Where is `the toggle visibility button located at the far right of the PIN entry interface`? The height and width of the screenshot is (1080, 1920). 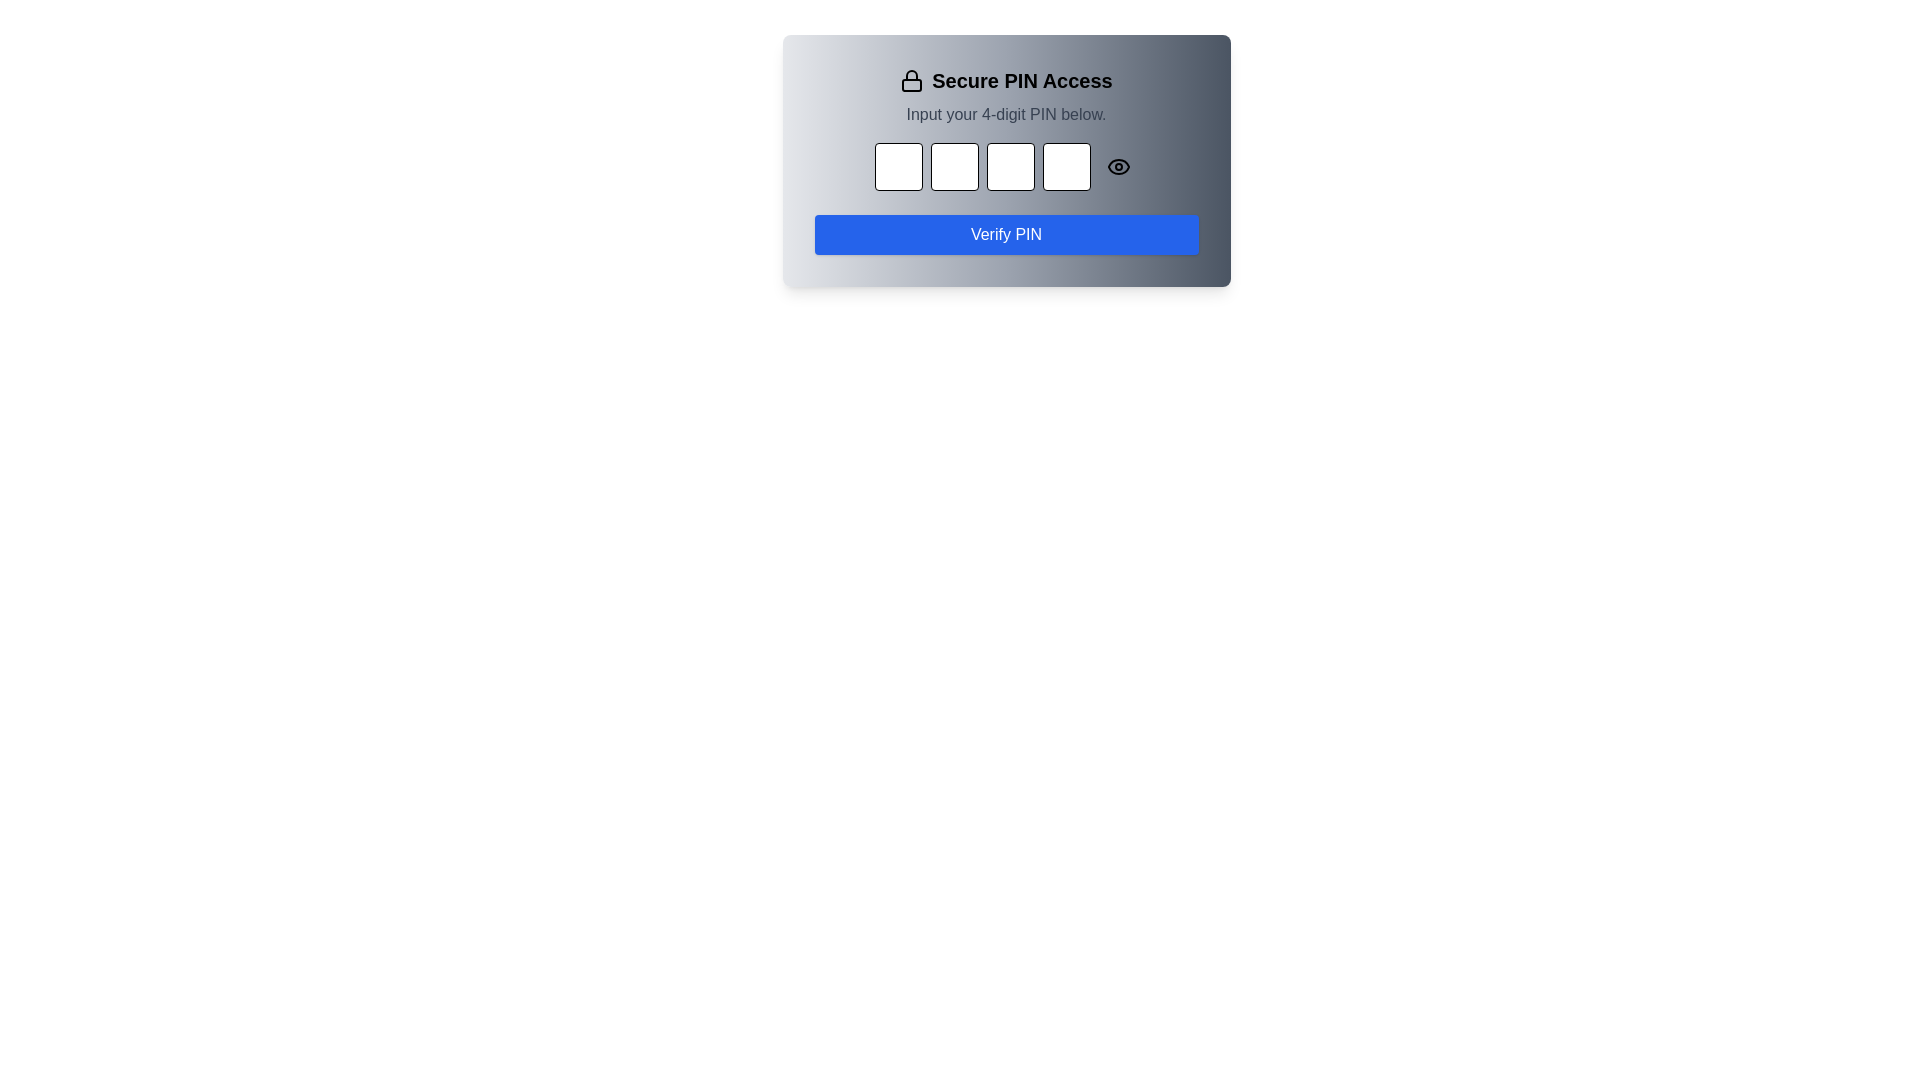
the toggle visibility button located at the far right of the PIN entry interface is located at coordinates (1117, 165).